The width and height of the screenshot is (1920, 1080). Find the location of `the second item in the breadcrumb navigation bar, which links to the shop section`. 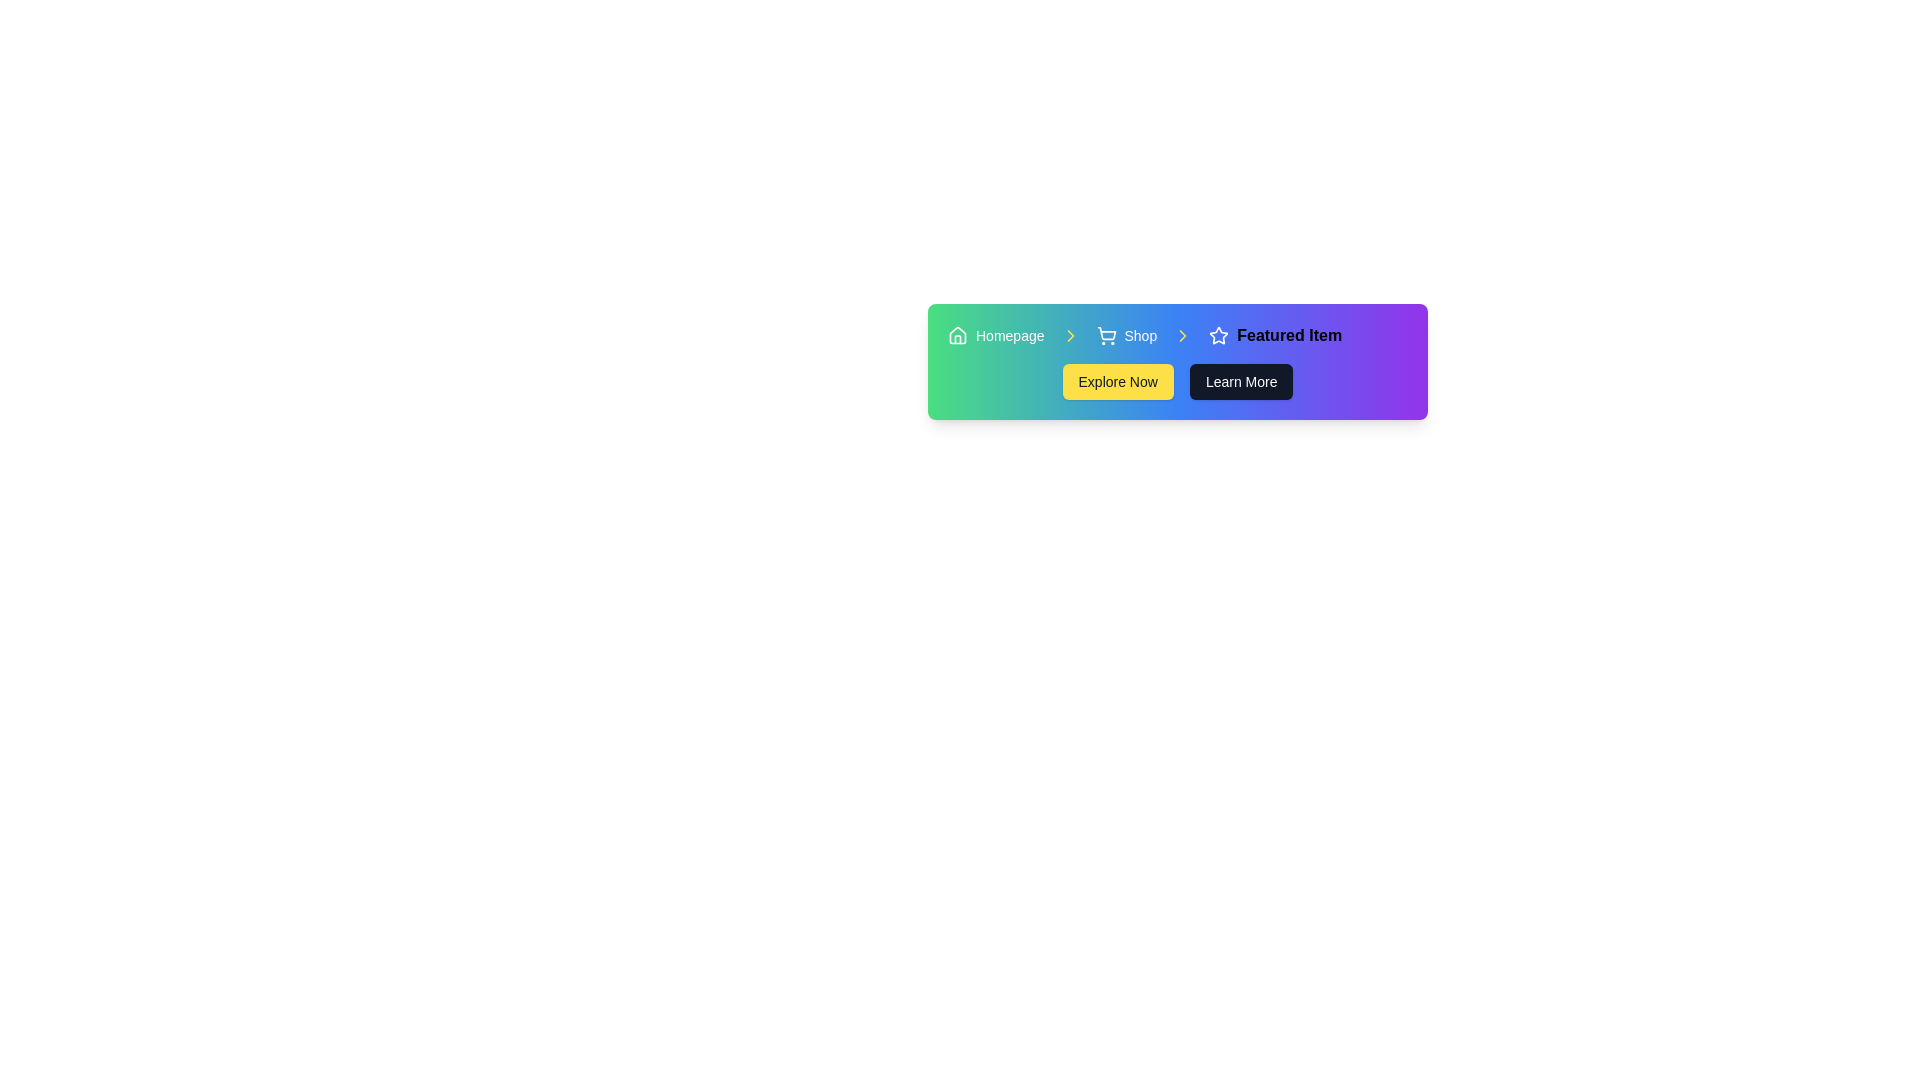

the second item in the breadcrumb navigation bar, which links to the shop section is located at coordinates (1126, 334).